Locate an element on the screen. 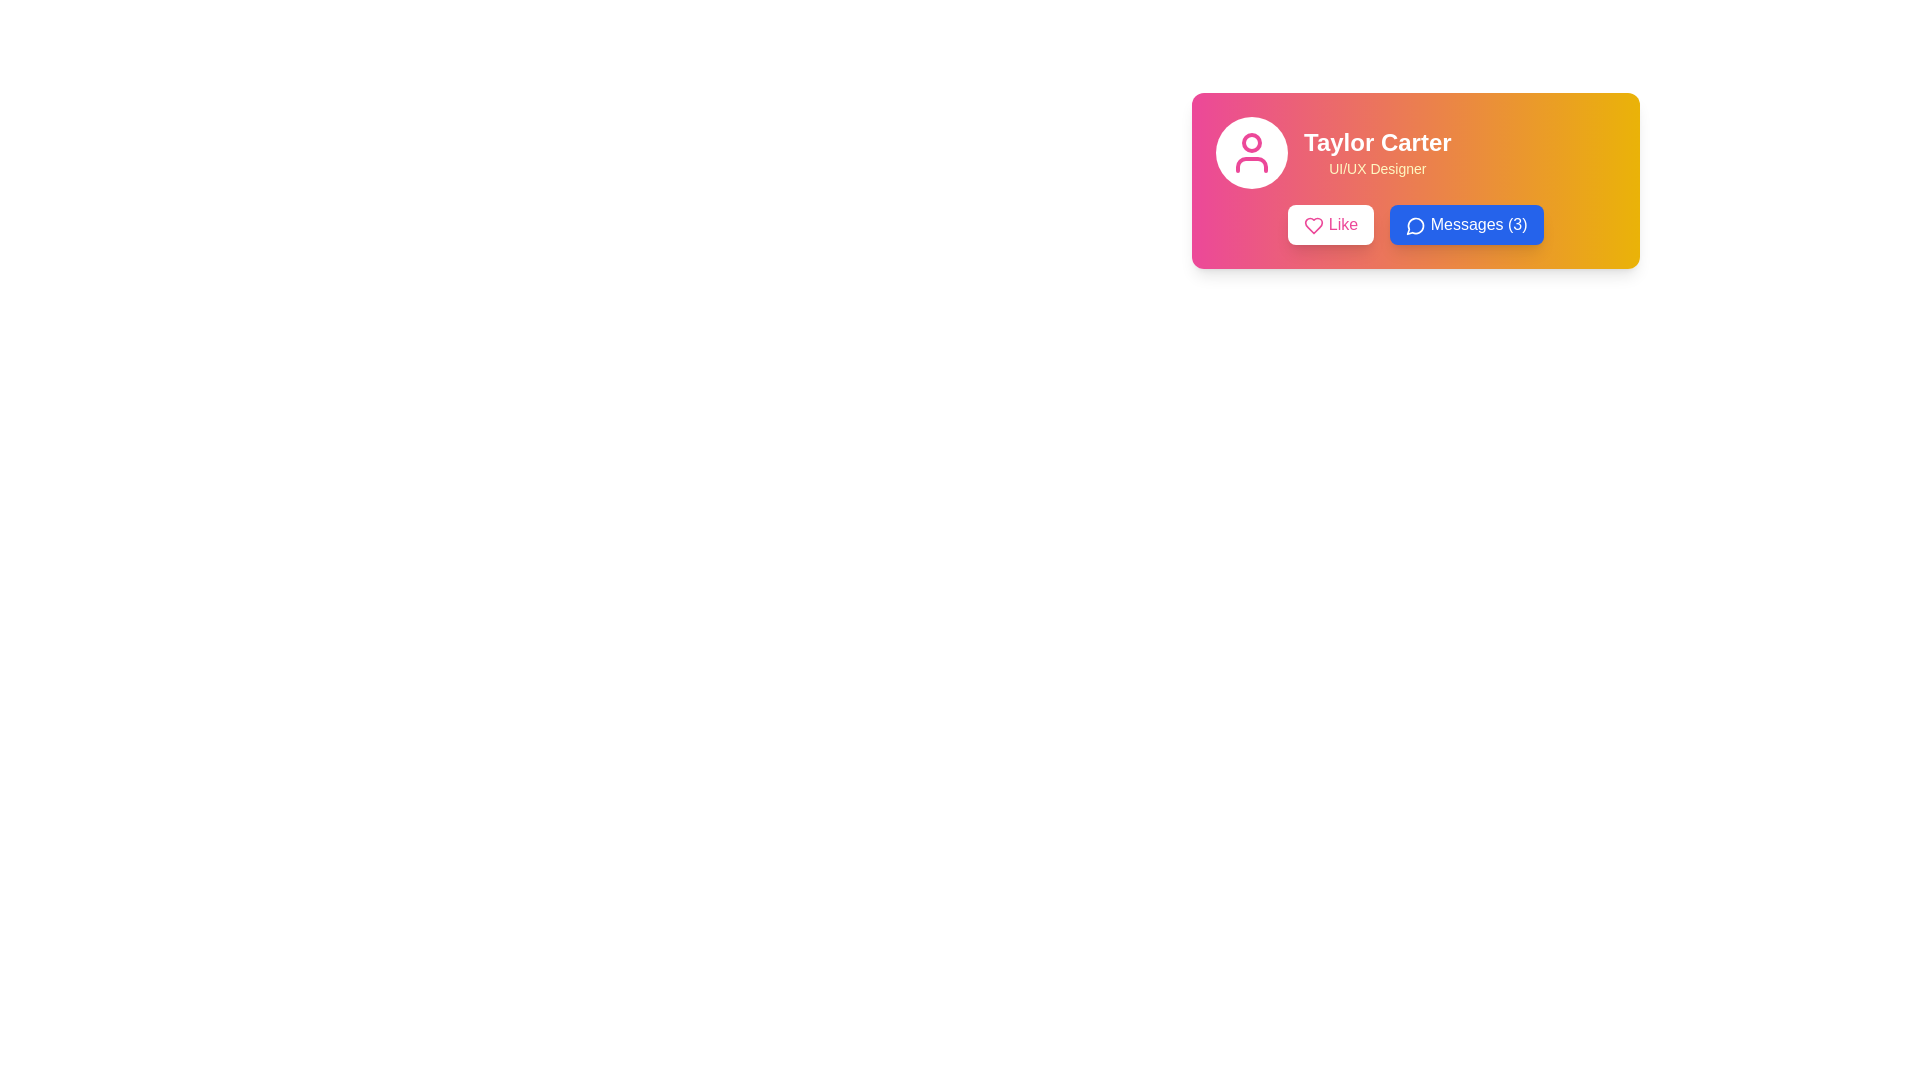 This screenshot has width=1920, height=1080. the blue rectangular button labeled 'Messages (3)' with a chat bubble icon is located at coordinates (1415, 224).